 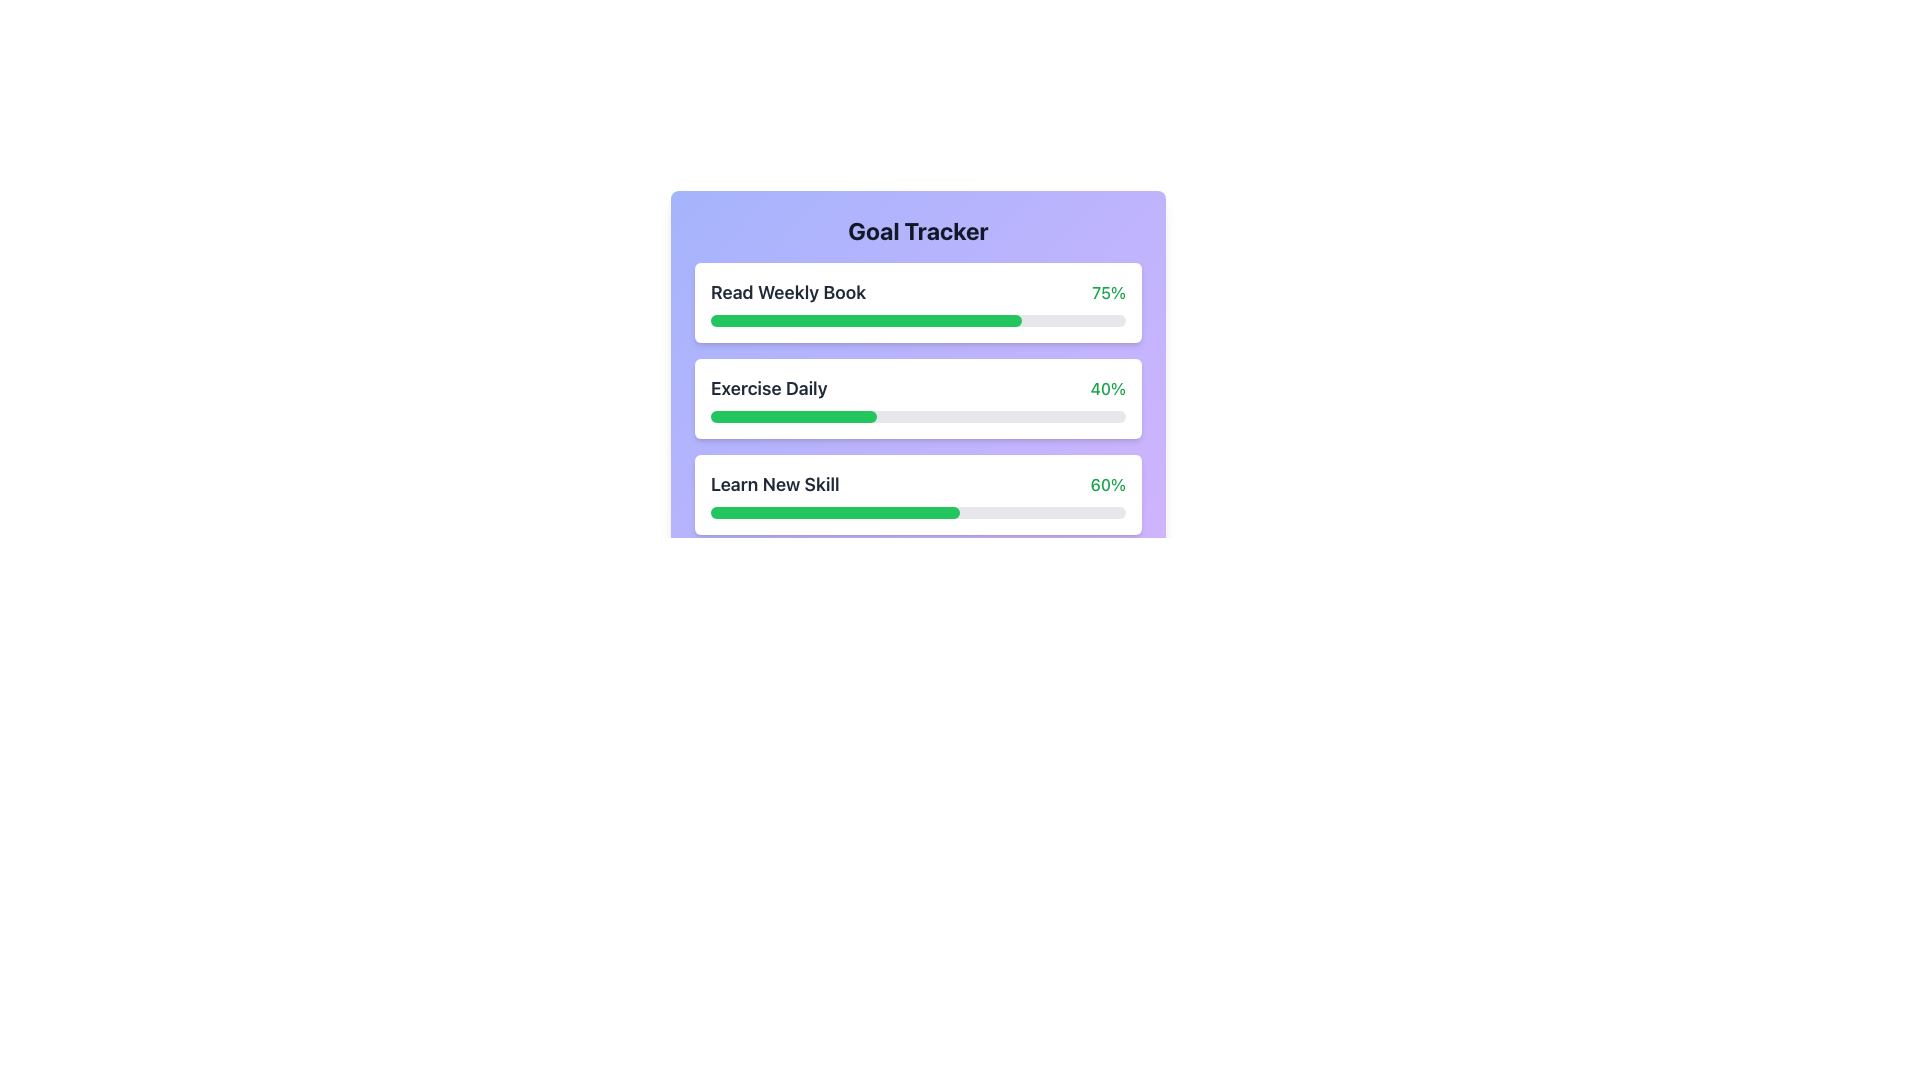 What do you see at coordinates (774, 485) in the screenshot?
I see `the Text Label that serves as a descriptor for the goal in the 'Goal Tracker' panel, which is associated with a progress indicator showing '60%'` at bounding box center [774, 485].